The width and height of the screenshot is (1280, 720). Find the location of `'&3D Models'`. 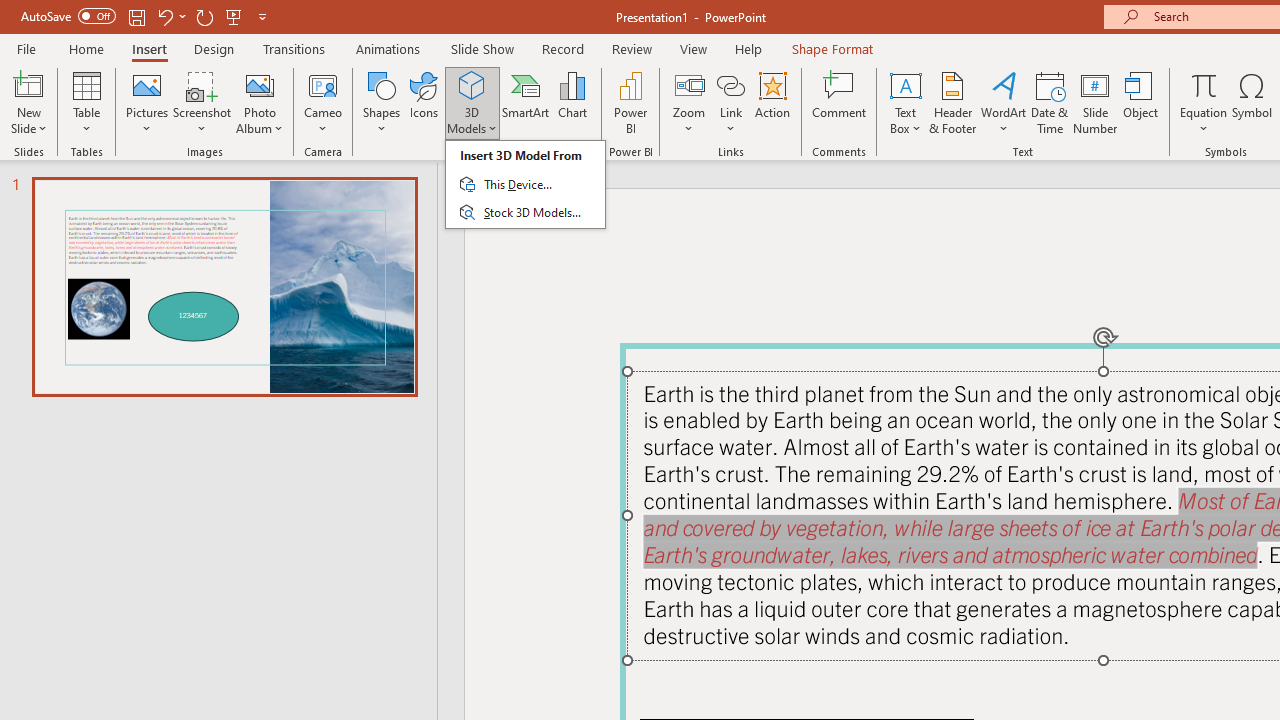

'&3D Models' is located at coordinates (525, 184).